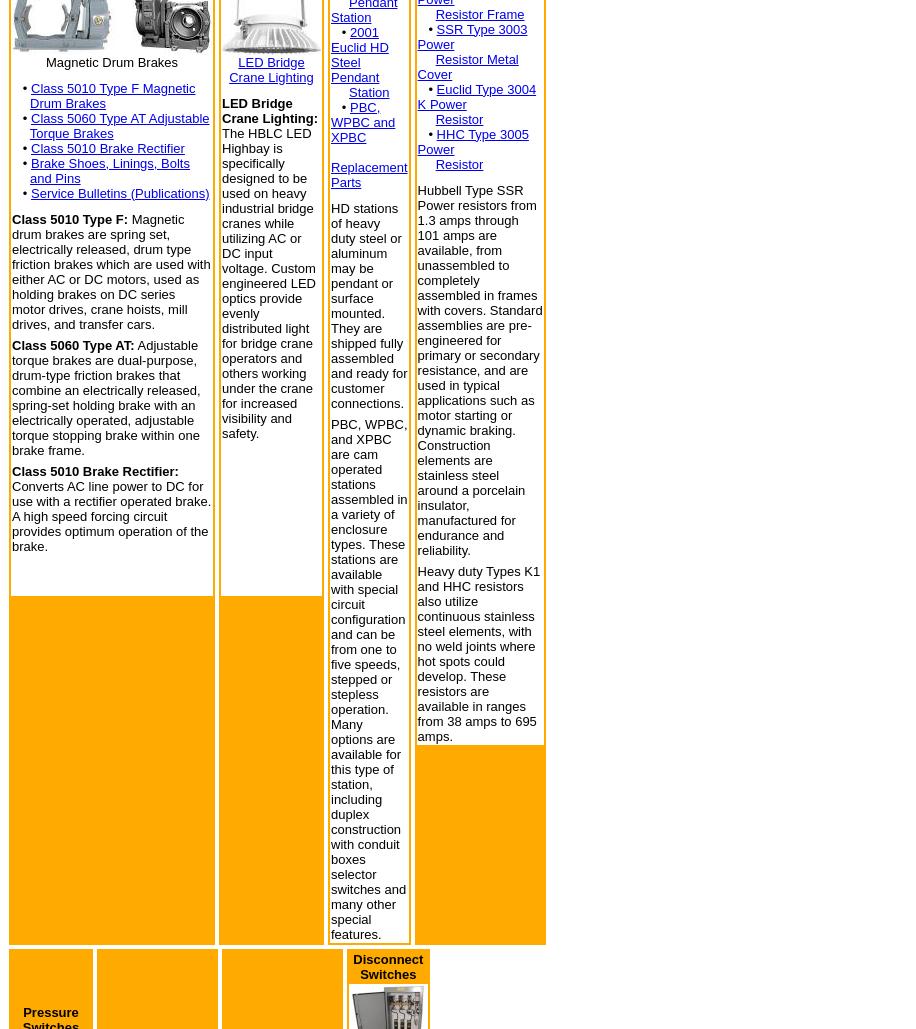 This screenshot has height=1029, width=916. What do you see at coordinates (330, 121) in the screenshot?
I see `'PBC, WPBC and XPBC'` at bounding box center [330, 121].